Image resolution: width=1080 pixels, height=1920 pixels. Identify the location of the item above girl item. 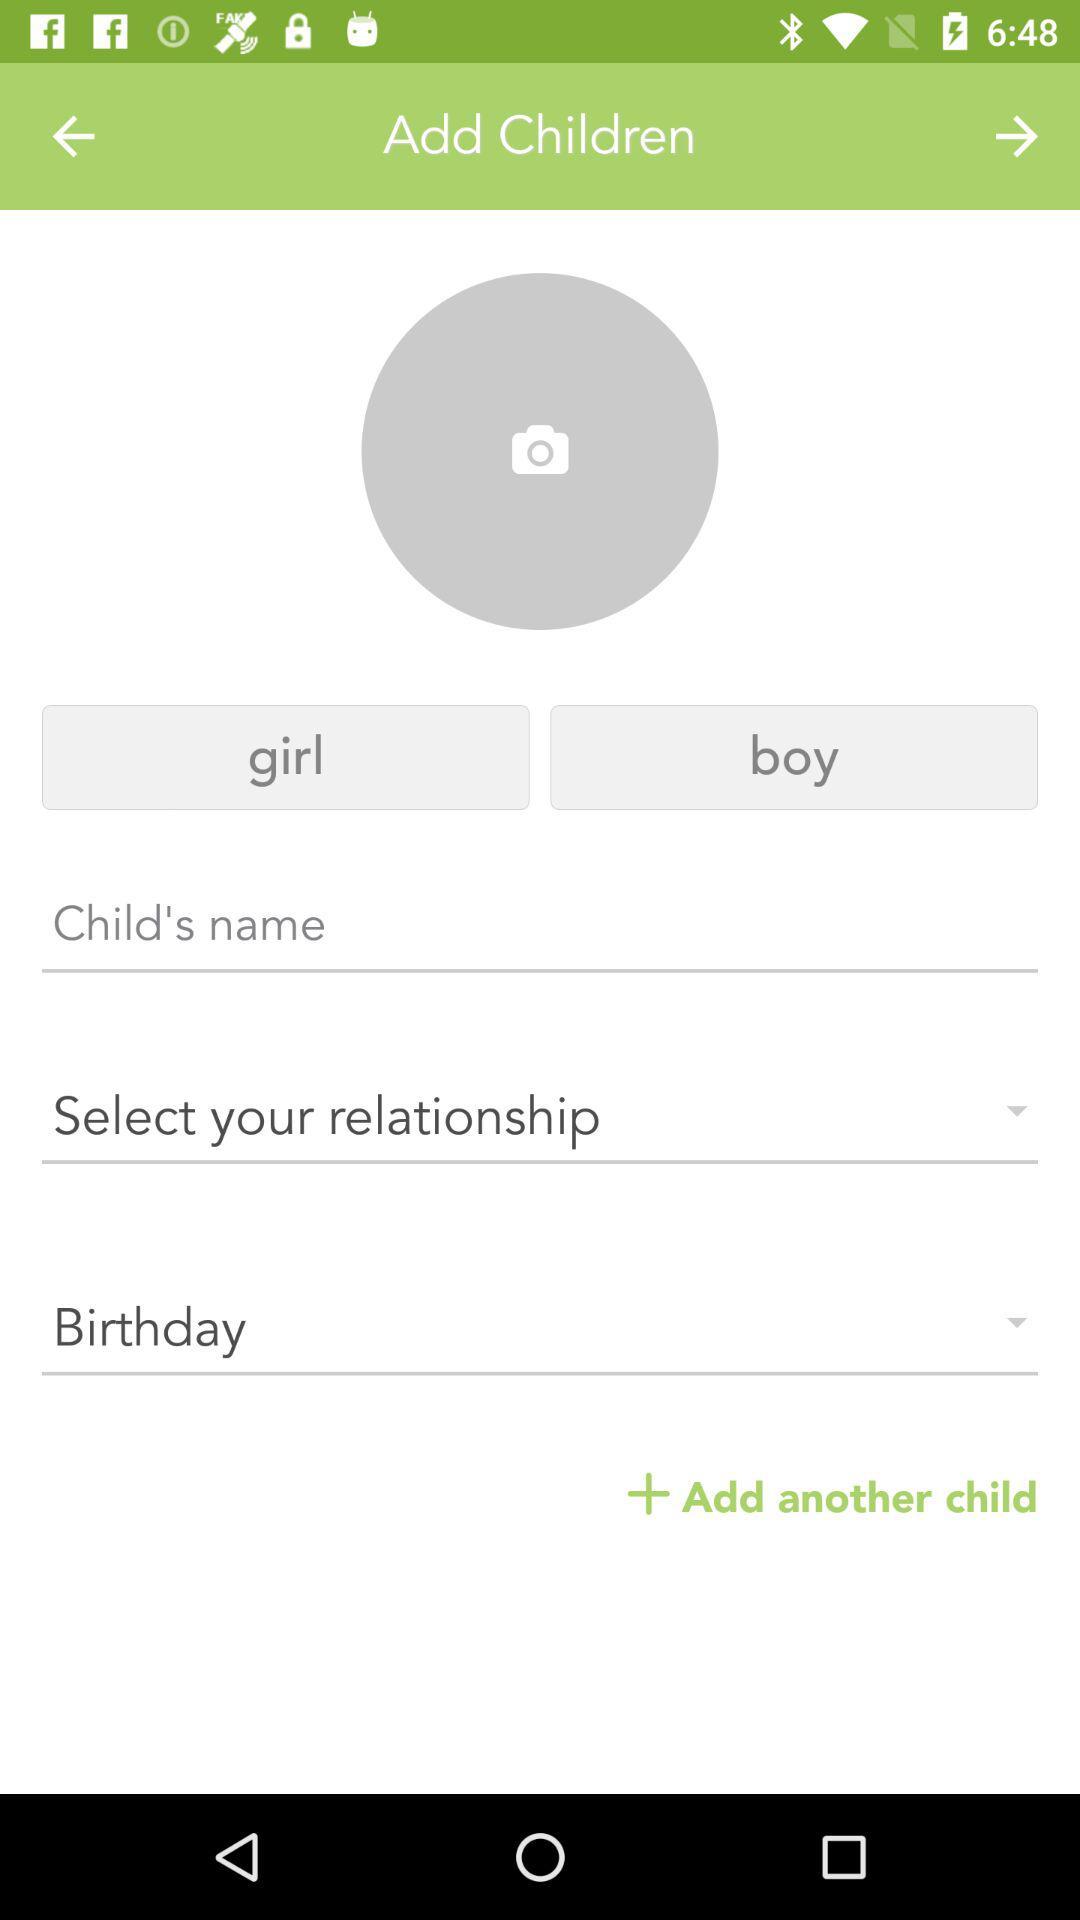
(72, 135).